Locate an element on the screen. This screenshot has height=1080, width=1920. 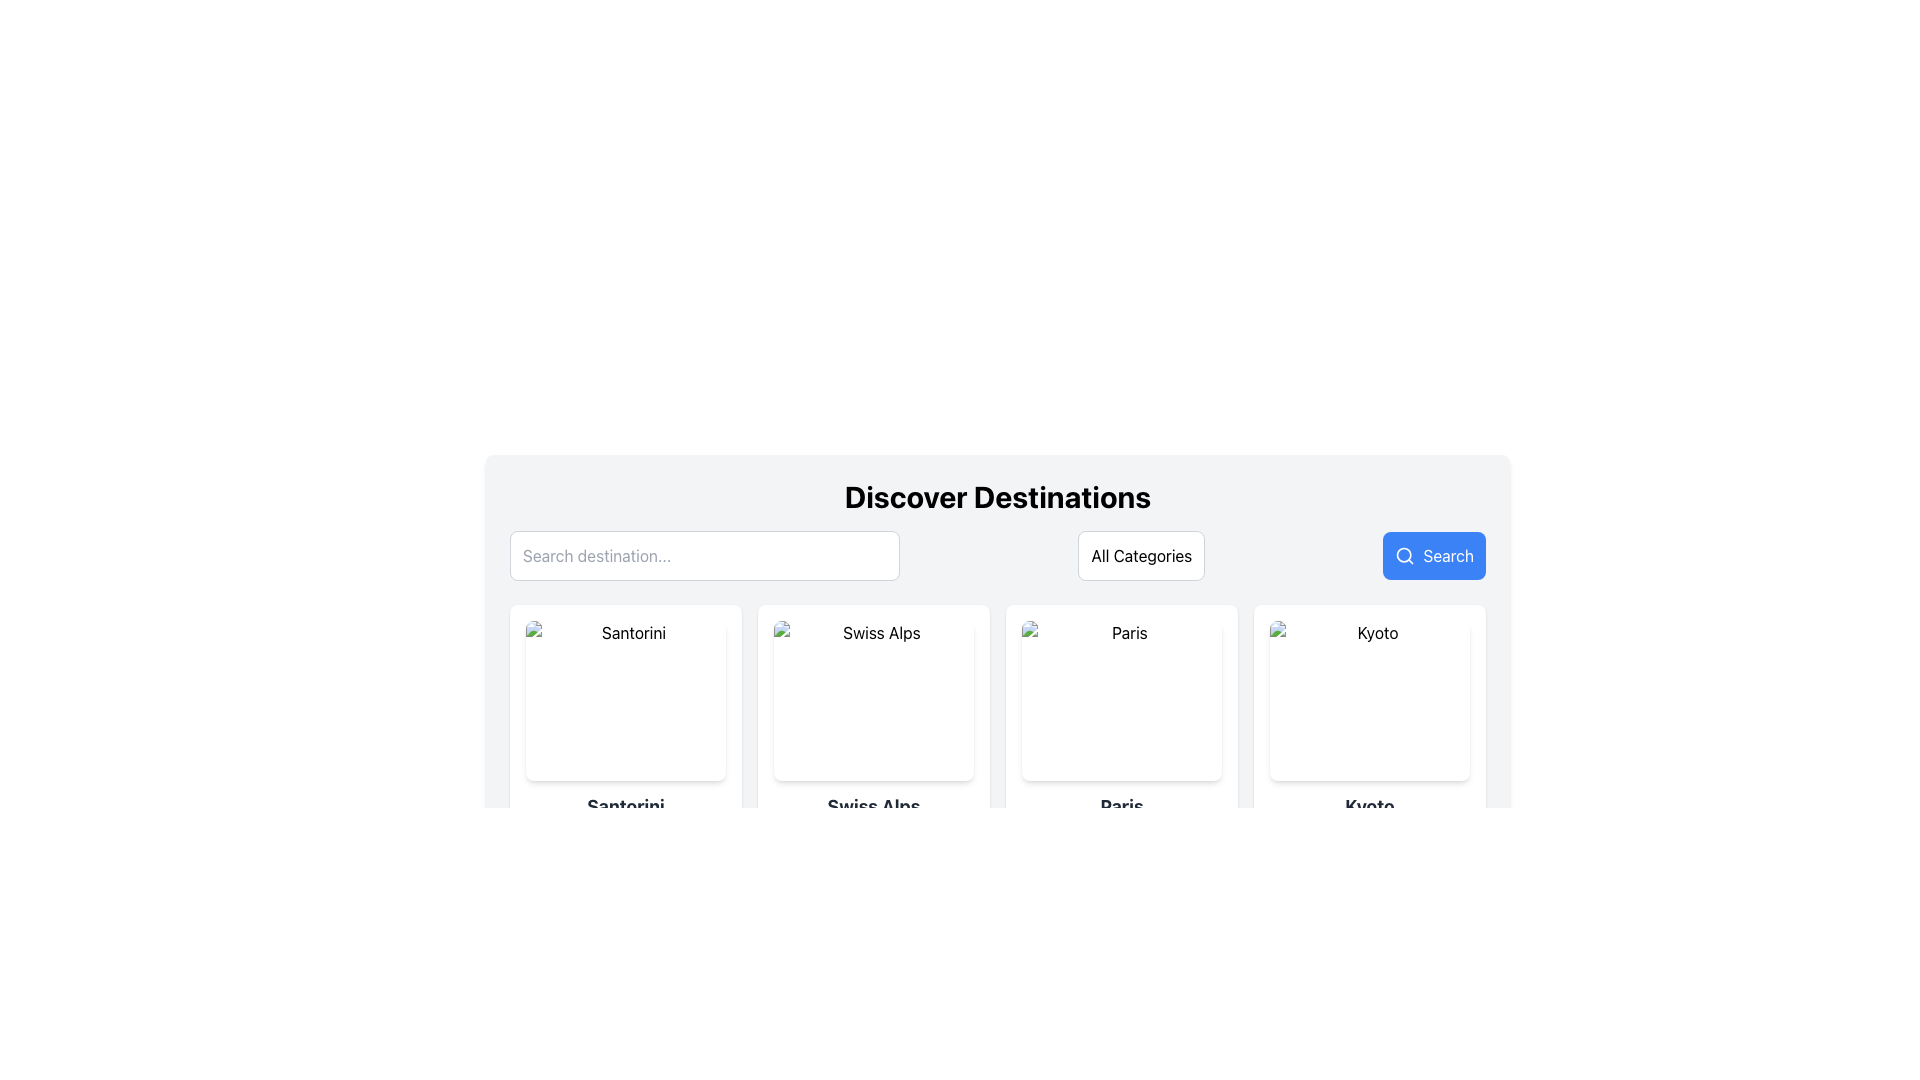
the text label displaying 'Kyoto' located below an image on the fourth card in the row on the right is located at coordinates (1368, 805).